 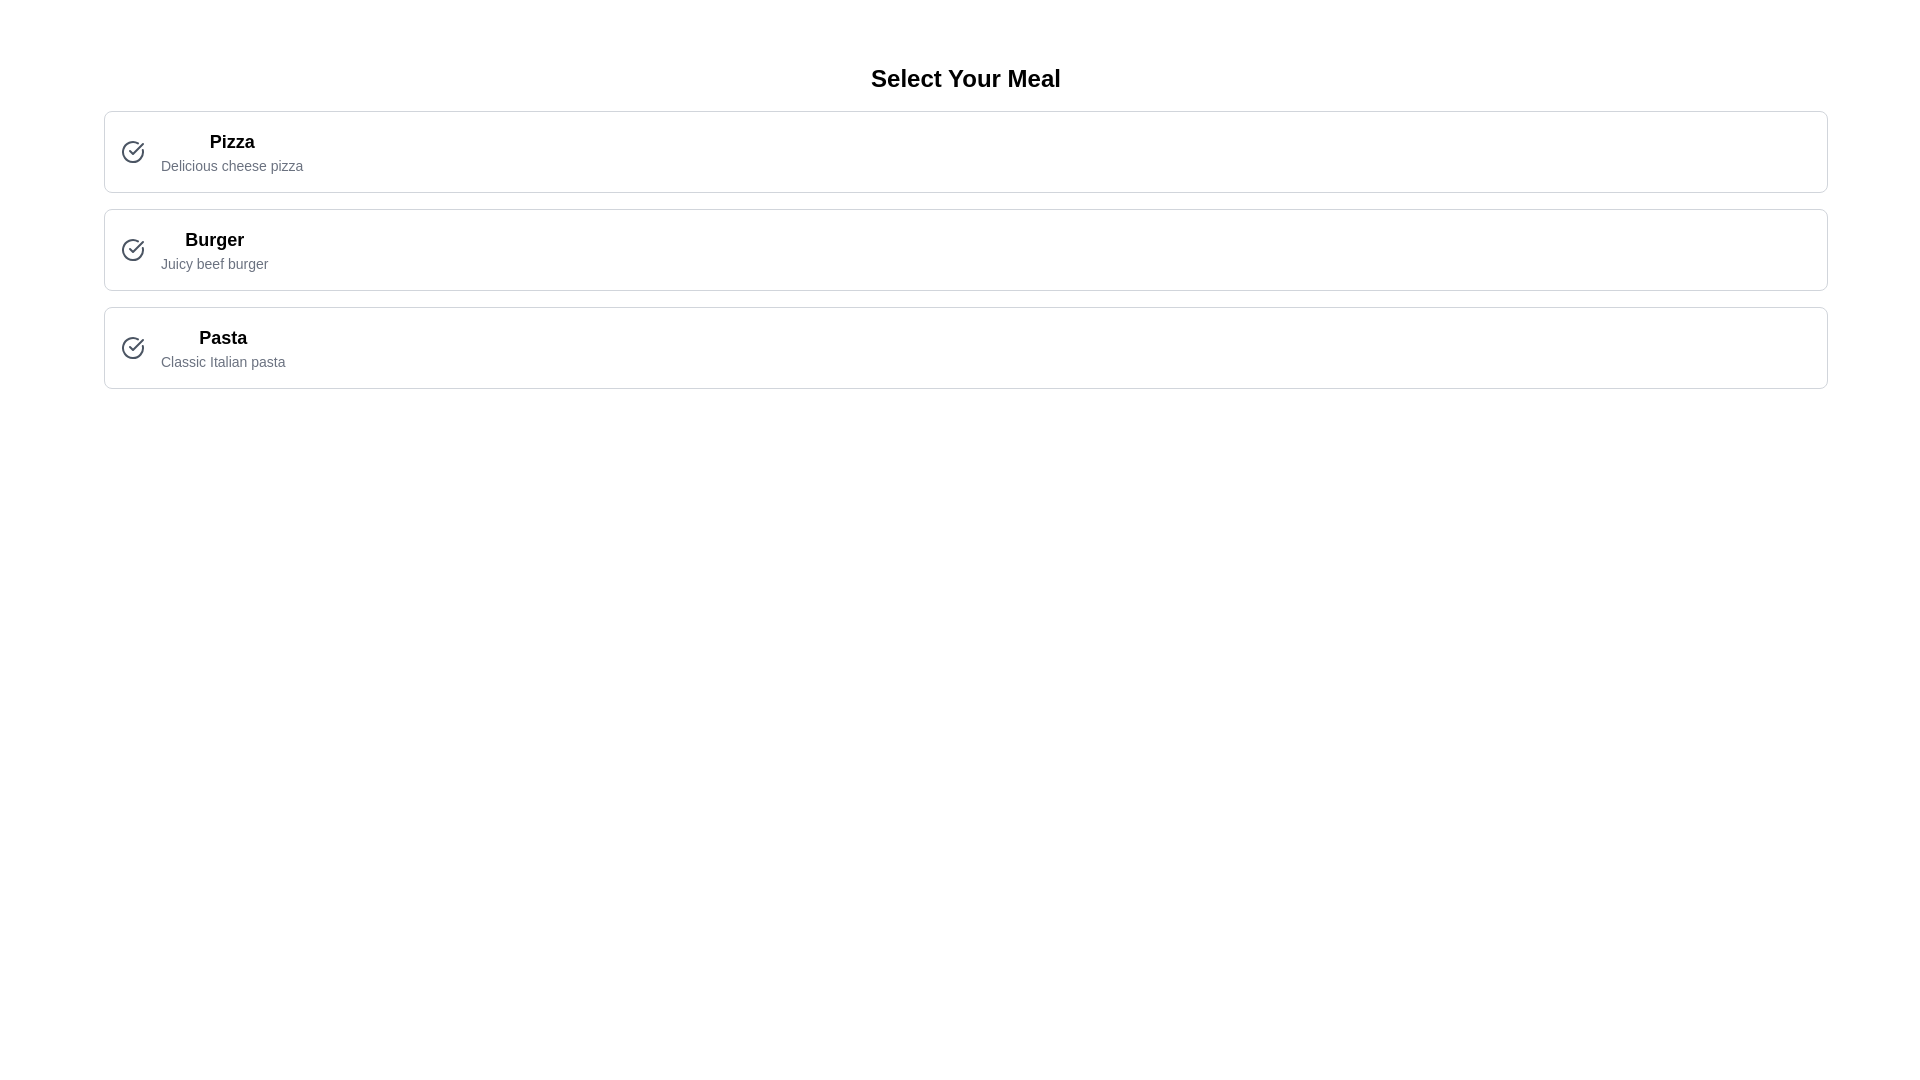 What do you see at coordinates (132, 346) in the screenshot?
I see `the 'Pasta' icon` at bounding box center [132, 346].